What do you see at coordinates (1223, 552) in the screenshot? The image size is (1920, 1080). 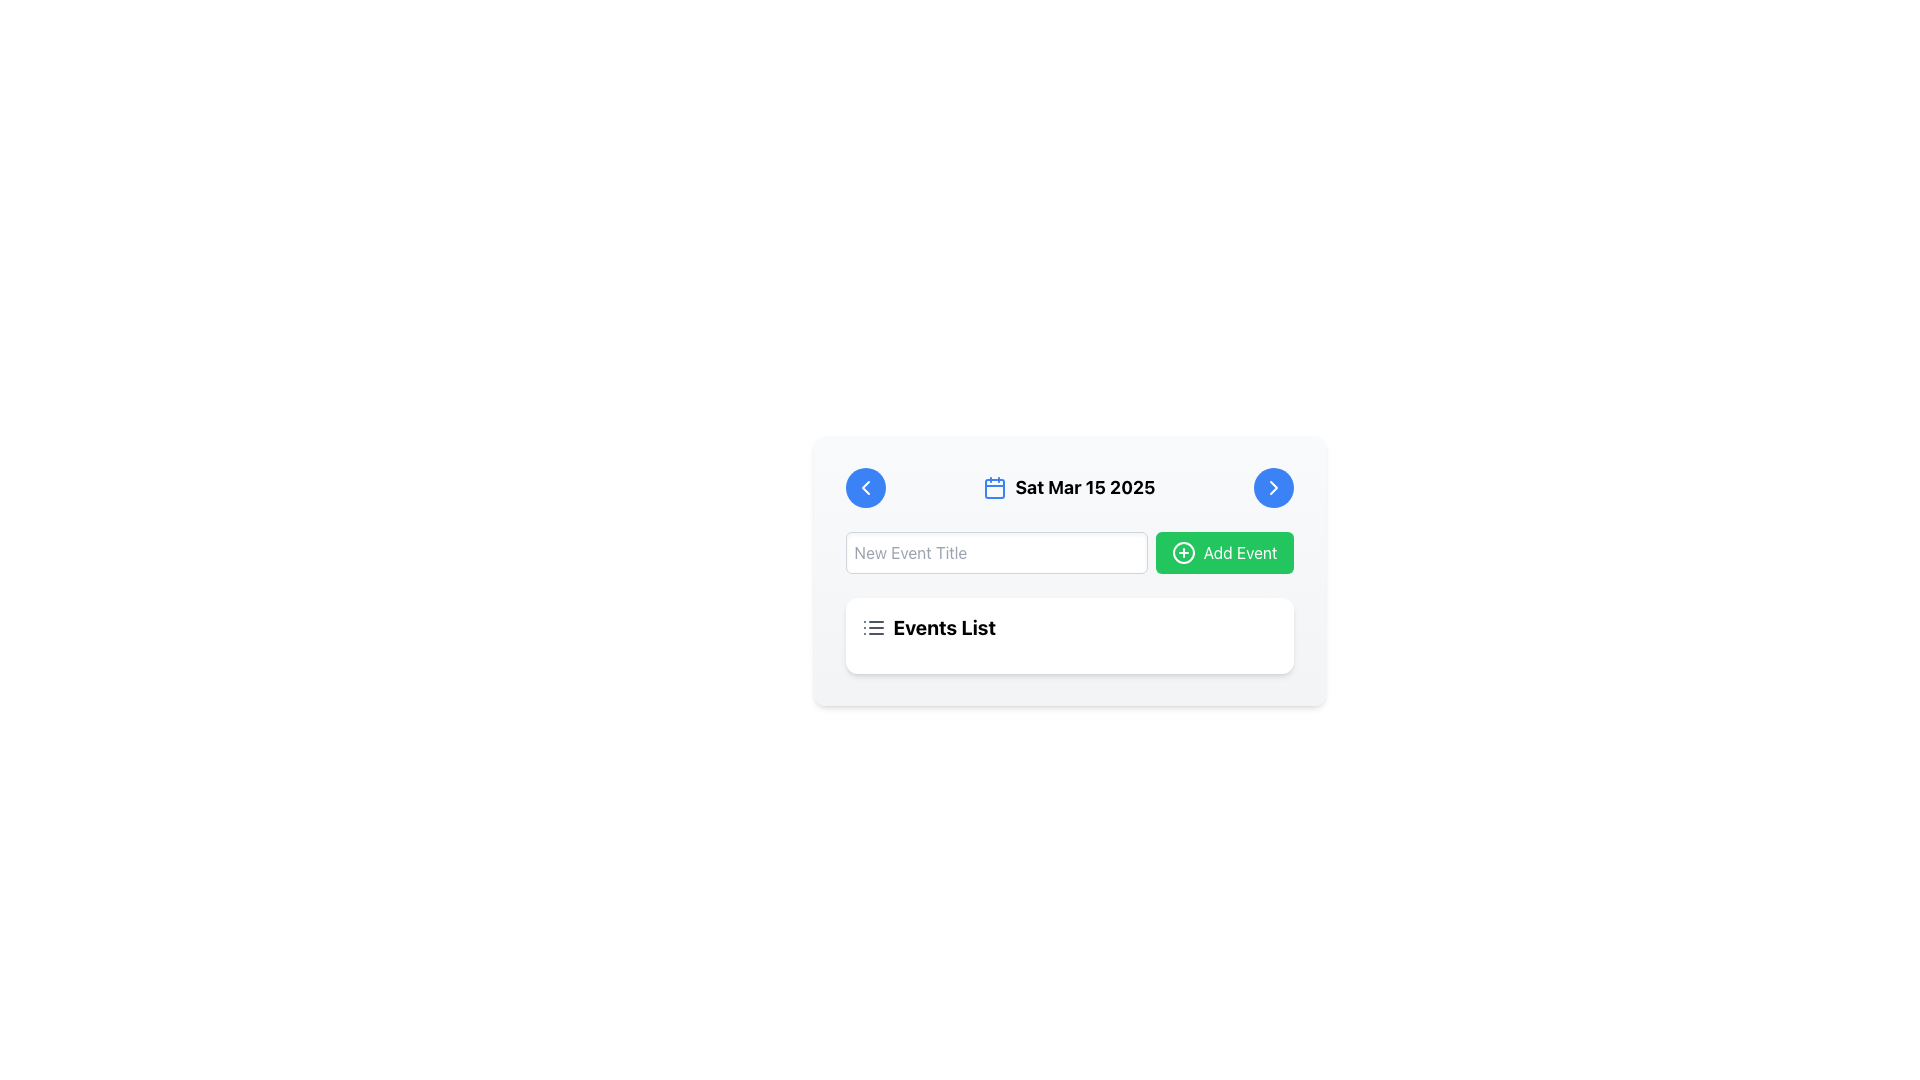 I see `the button that adds a new event, located to the right of the 'New Event Title' input field, to activate its hover styles` at bounding box center [1223, 552].